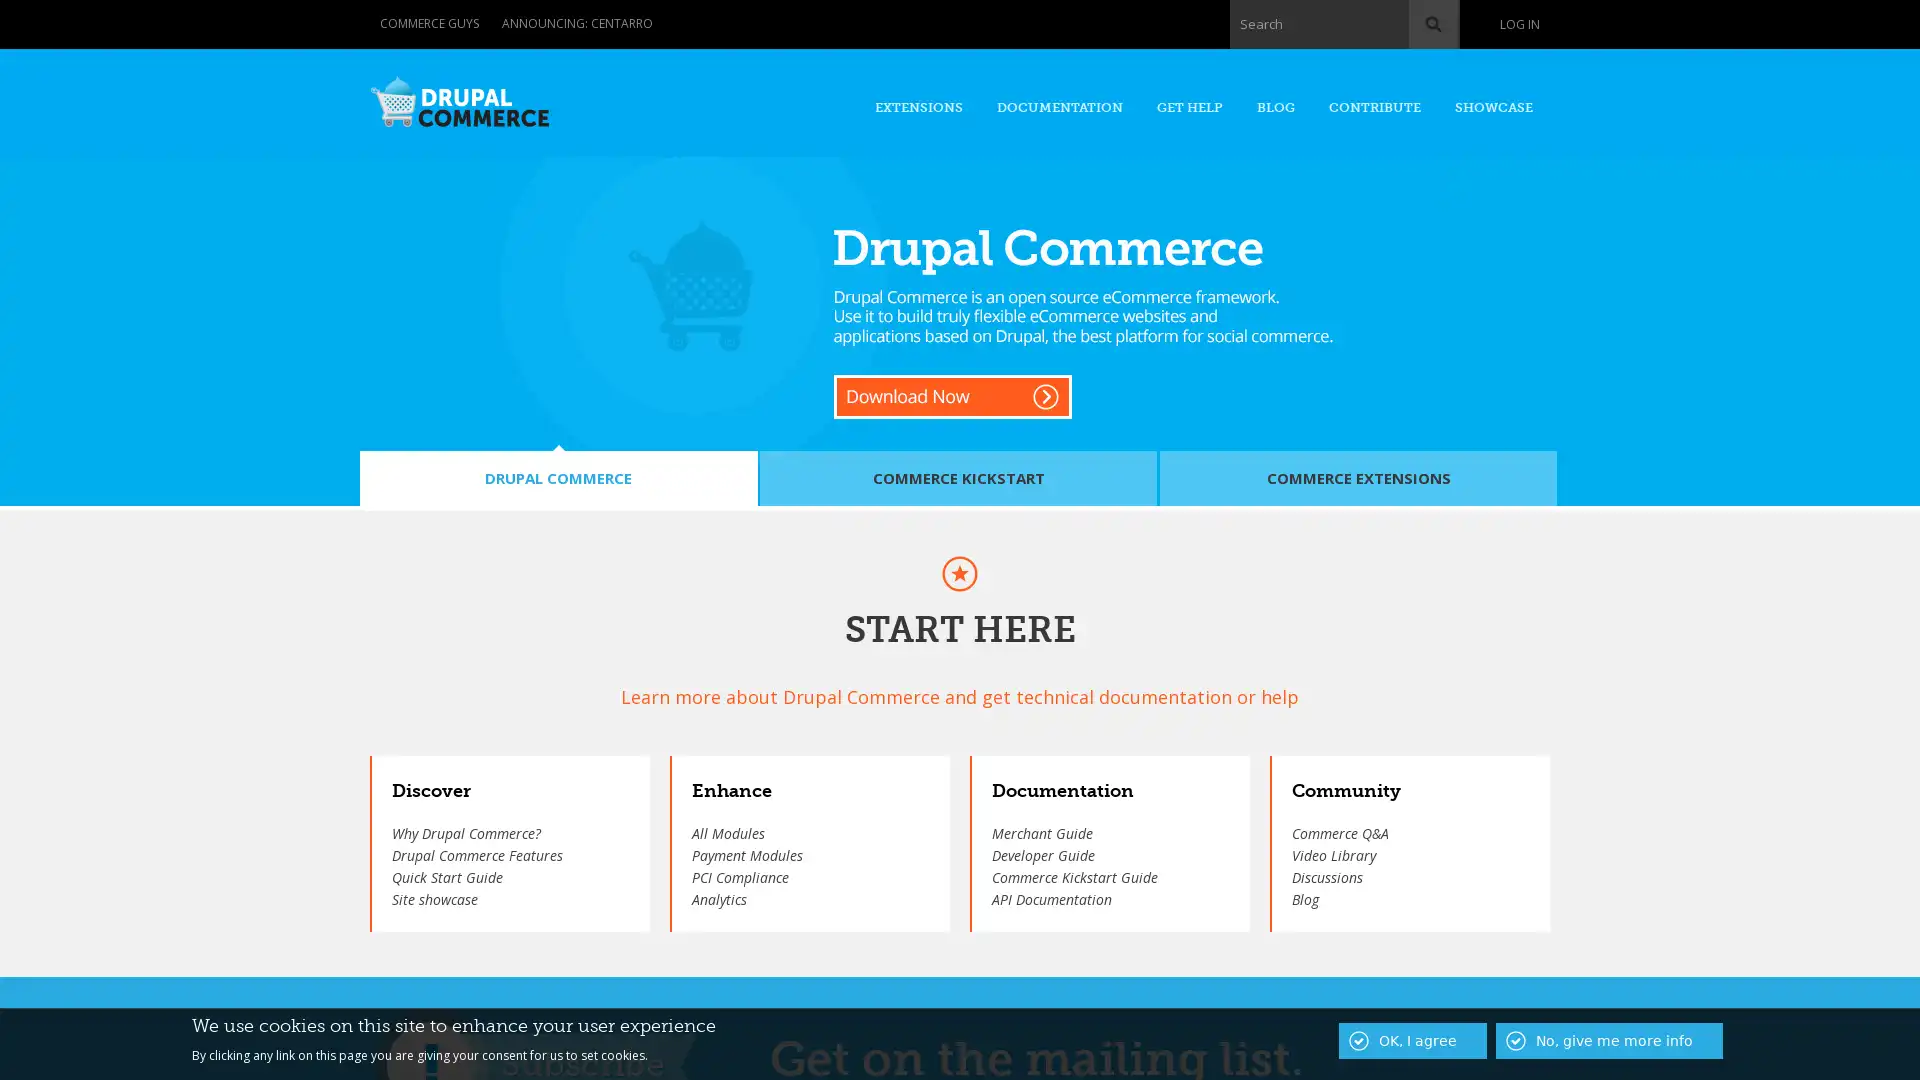  Describe the element at coordinates (1411, 1040) in the screenshot. I see `OK, I agree` at that location.